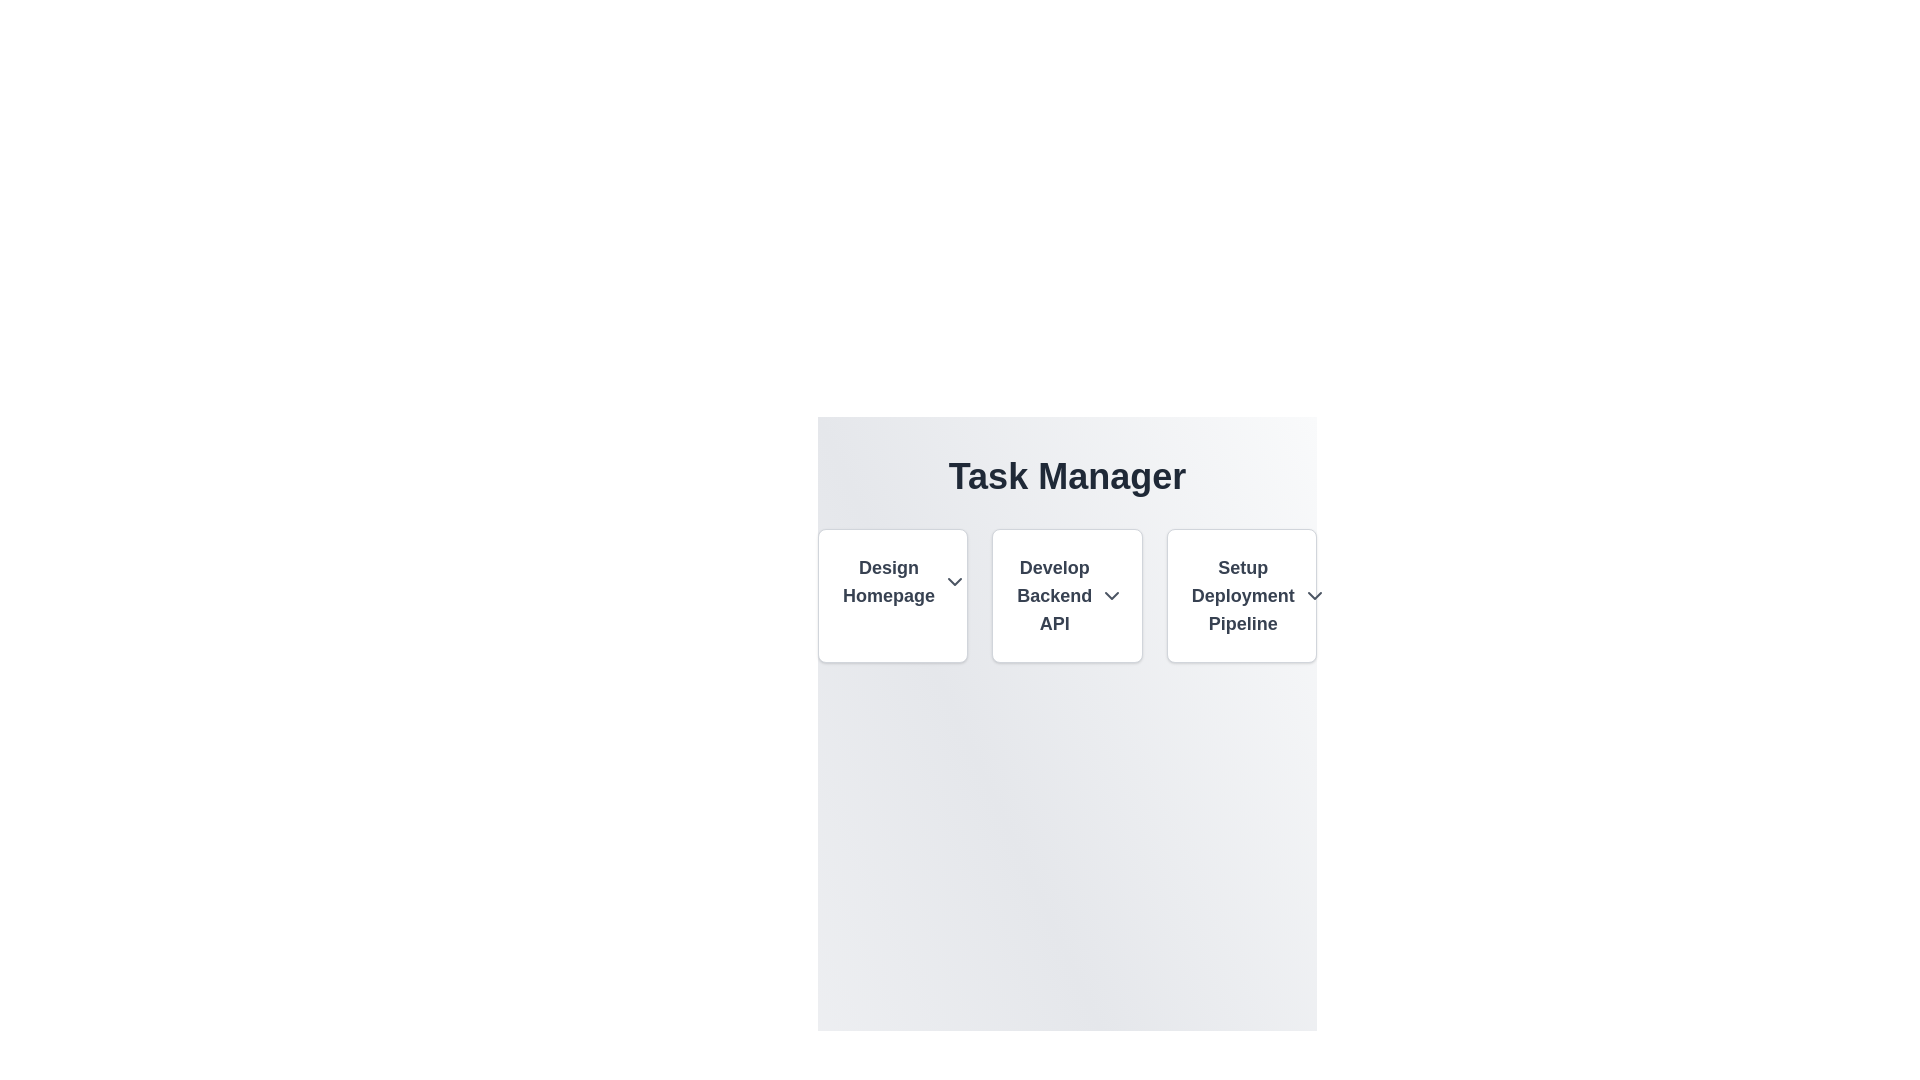 The height and width of the screenshot is (1080, 1920). Describe the element at coordinates (887, 582) in the screenshot. I see `the header text element located at the top-left of the button group, which provides context for associated tasks` at that location.